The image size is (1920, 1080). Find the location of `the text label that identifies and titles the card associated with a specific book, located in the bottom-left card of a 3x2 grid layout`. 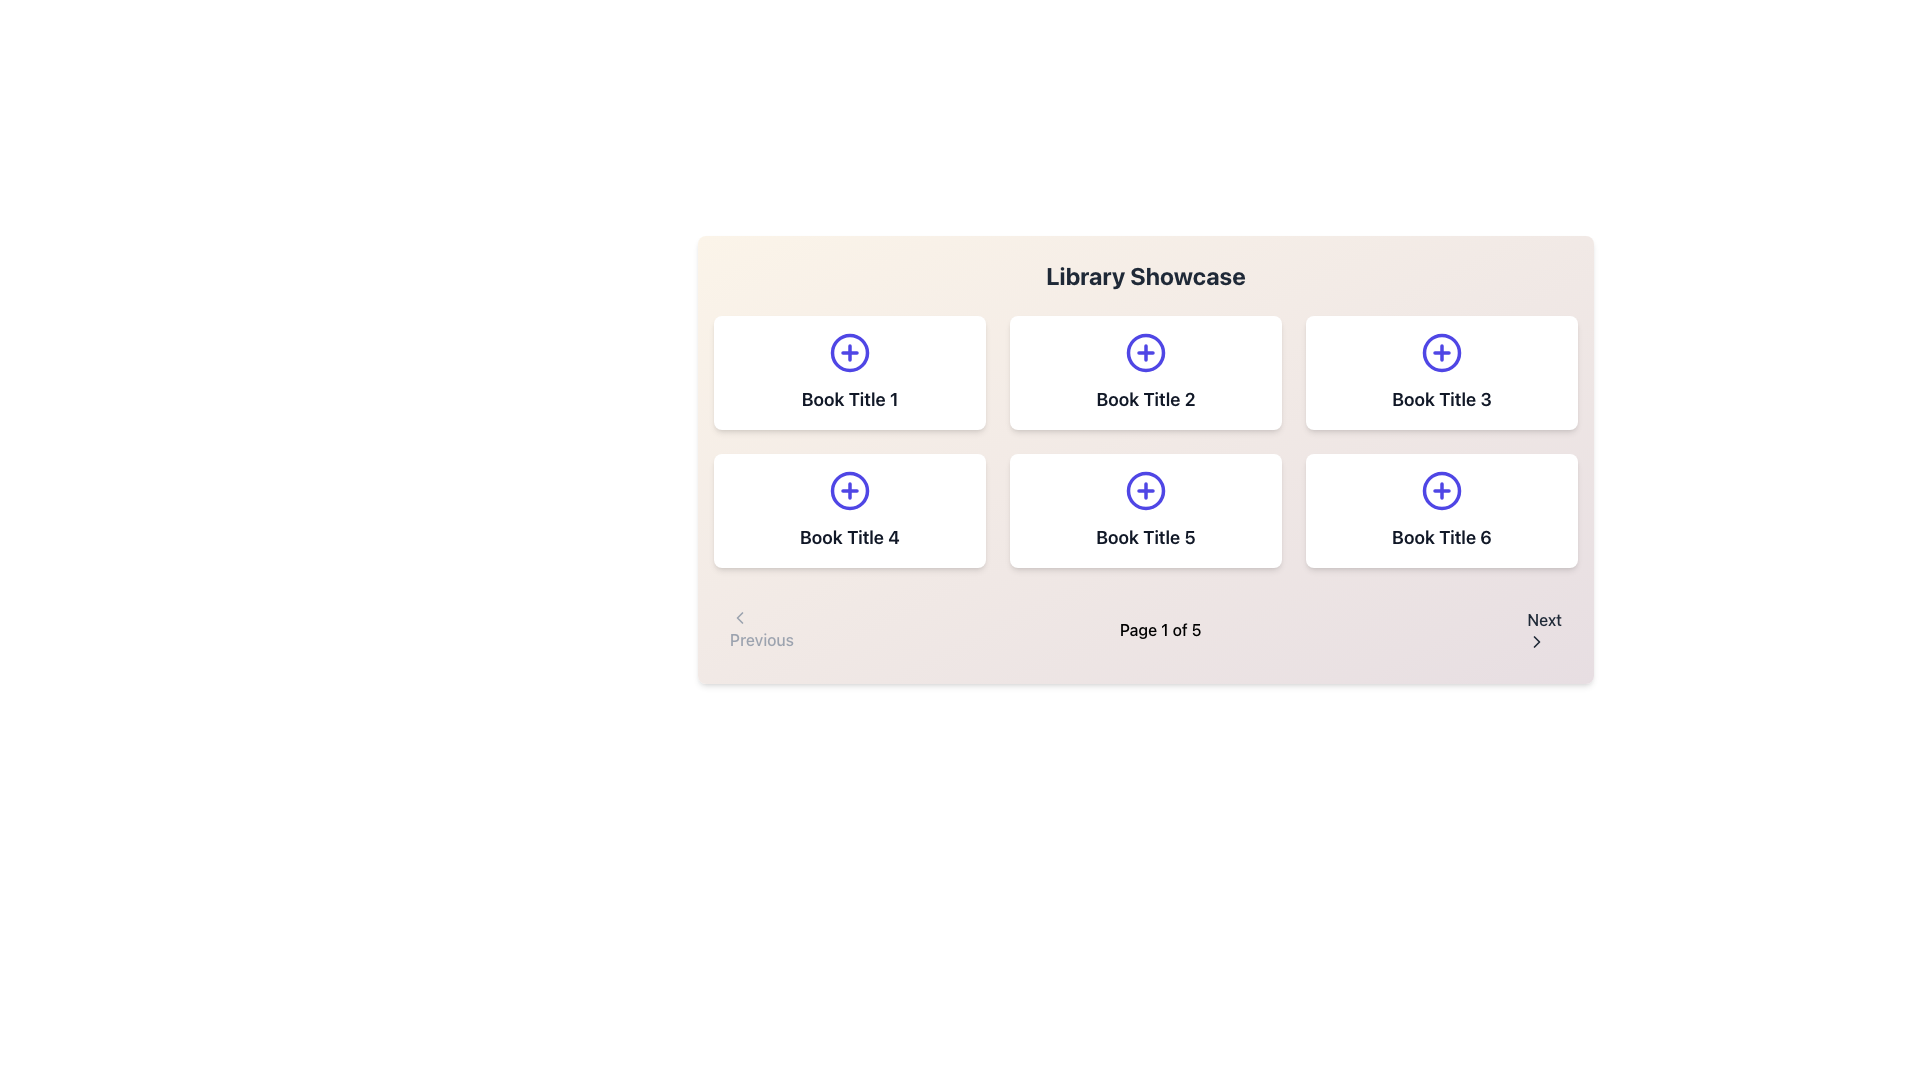

the text label that identifies and titles the card associated with a specific book, located in the bottom-left card of a 3x2 grid layout is located at coordinates (849, 536).